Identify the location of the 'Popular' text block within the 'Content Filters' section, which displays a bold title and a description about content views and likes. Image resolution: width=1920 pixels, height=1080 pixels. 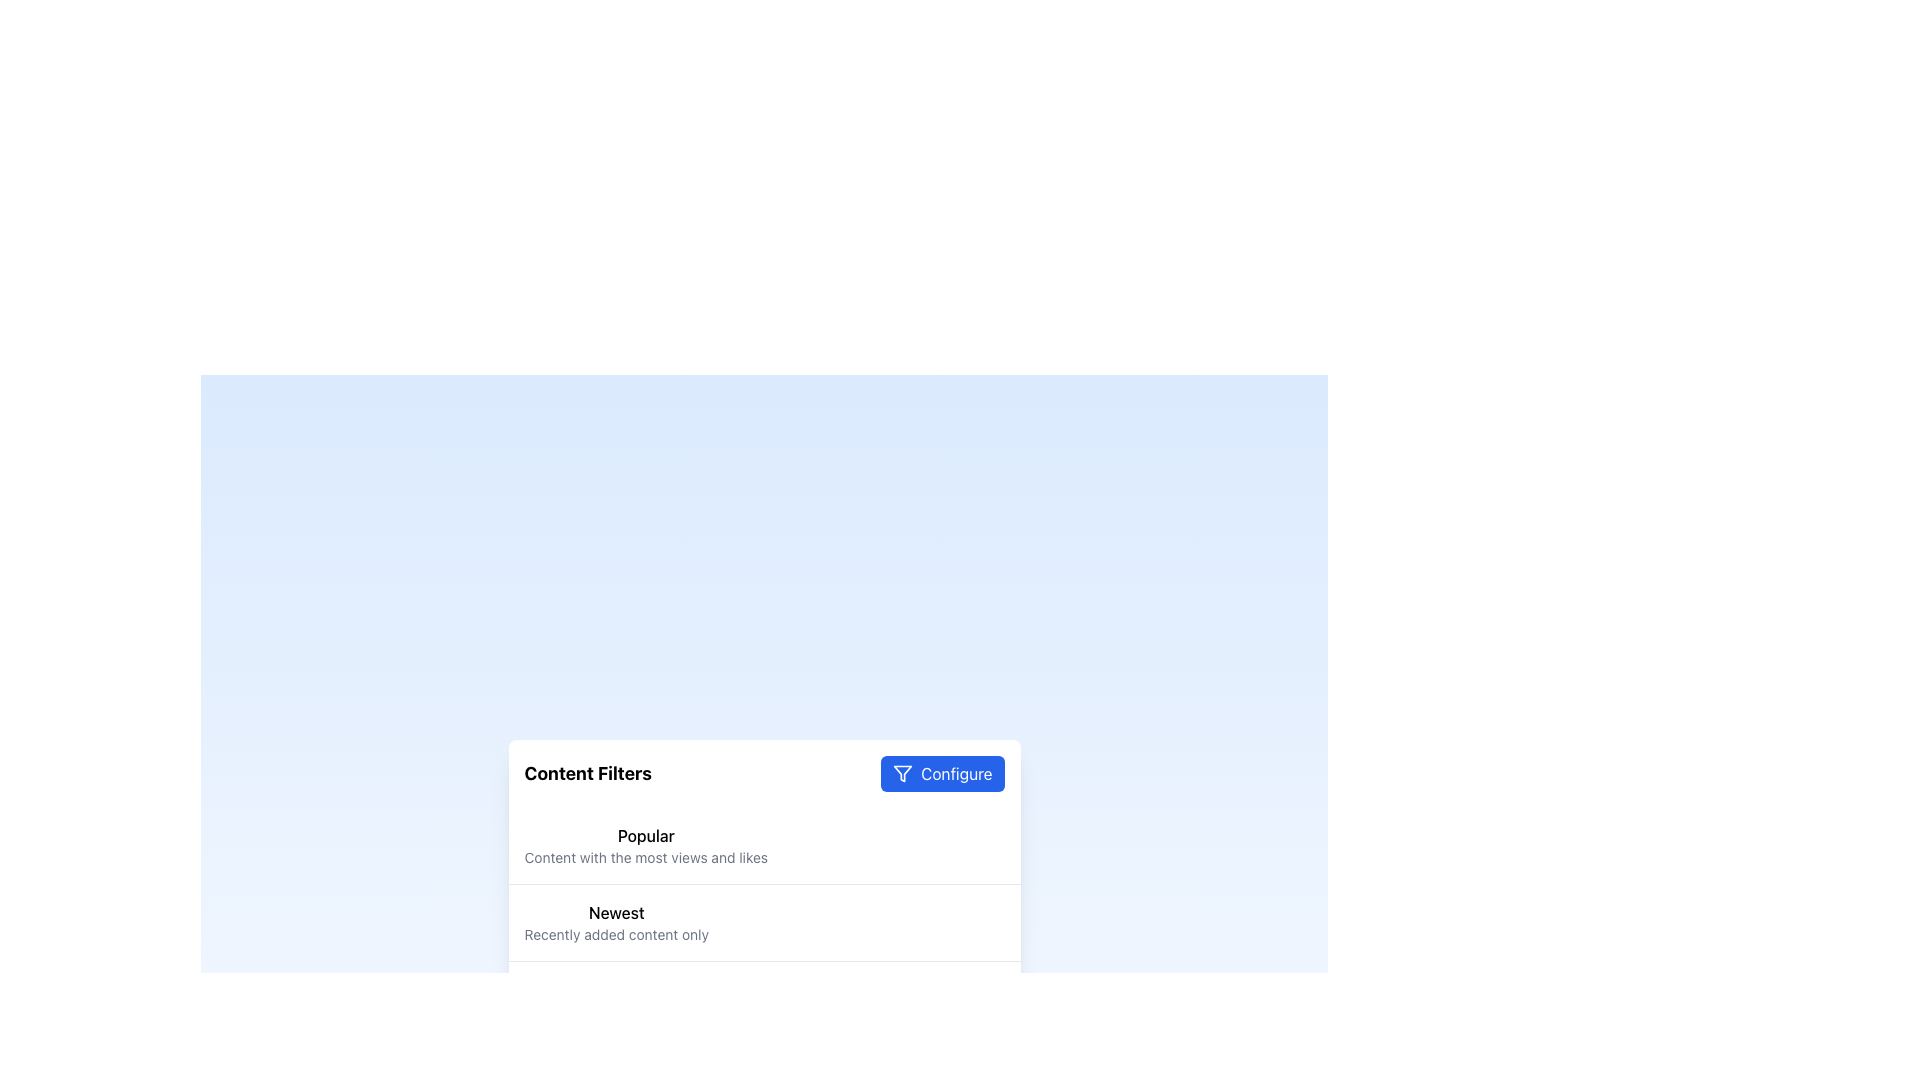
(646, 845).